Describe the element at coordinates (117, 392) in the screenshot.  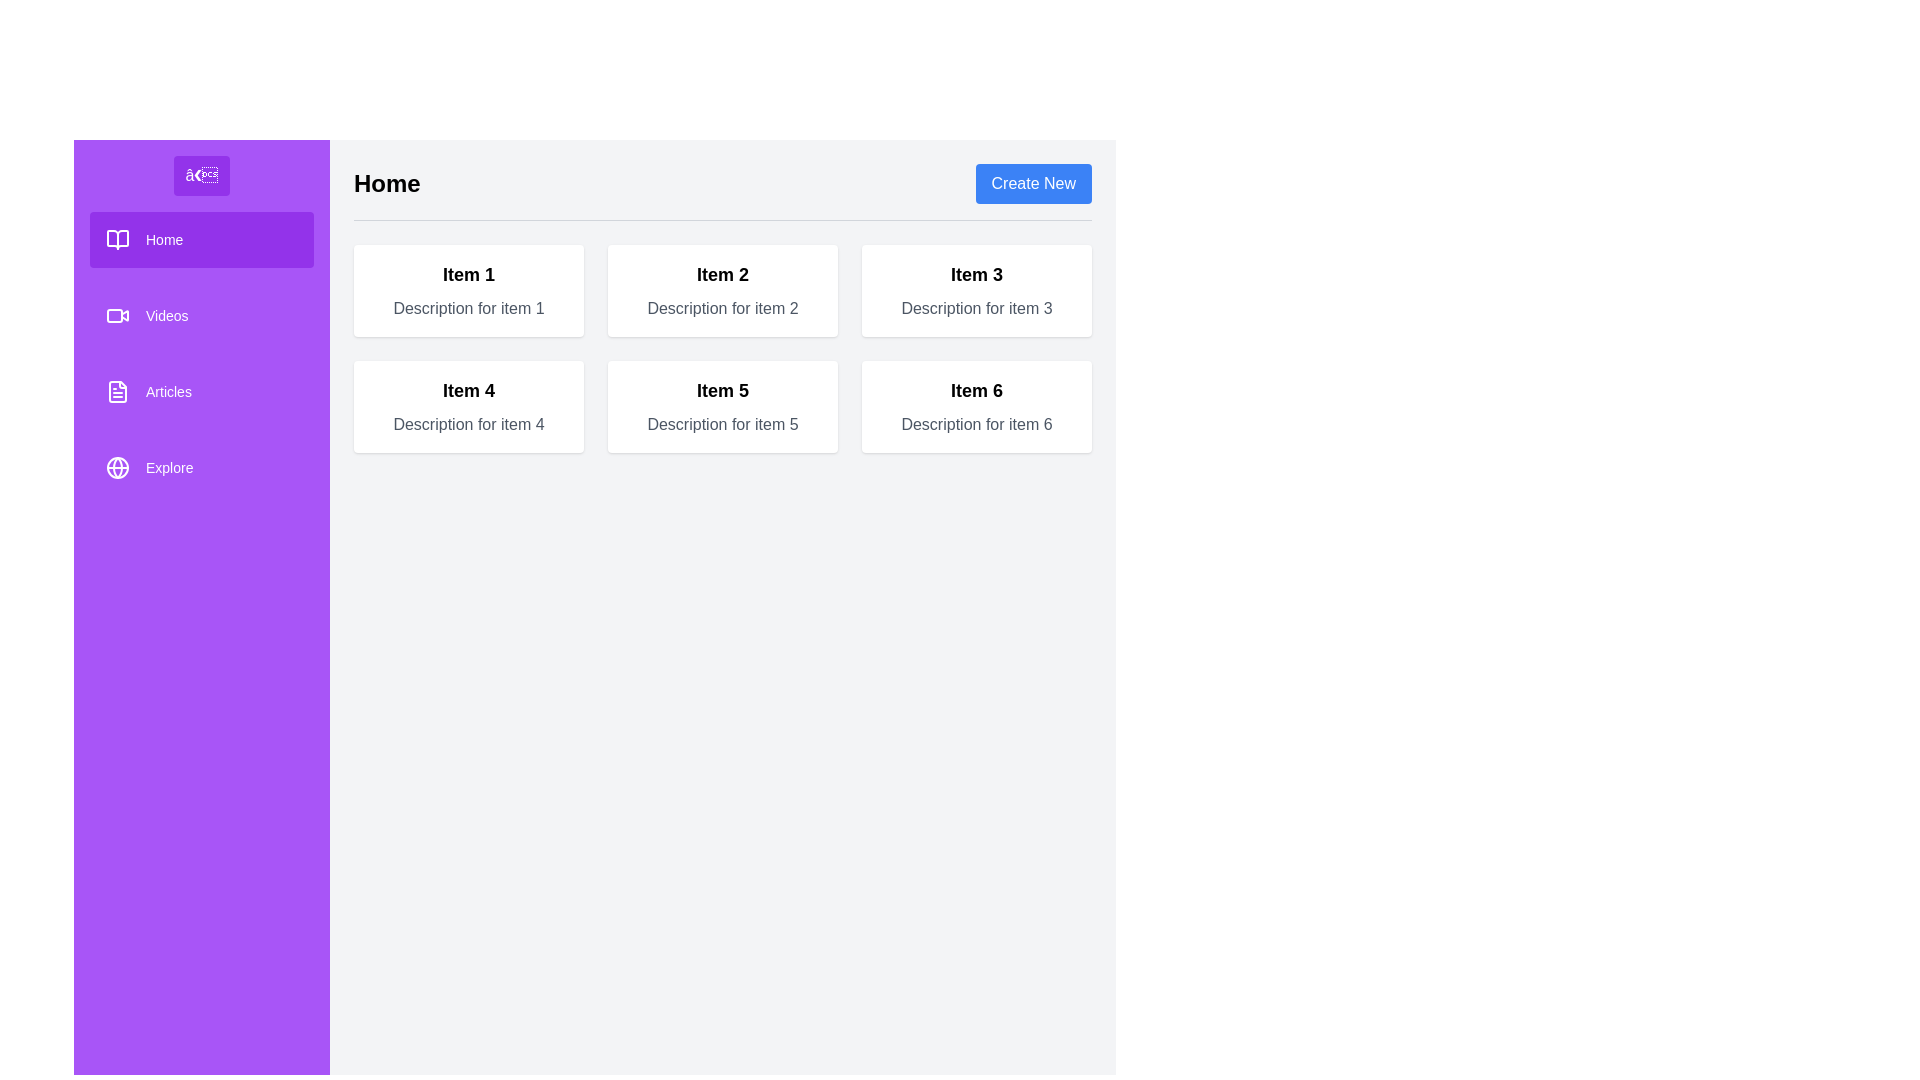
I see `the document icon in the sidebar` at that location.